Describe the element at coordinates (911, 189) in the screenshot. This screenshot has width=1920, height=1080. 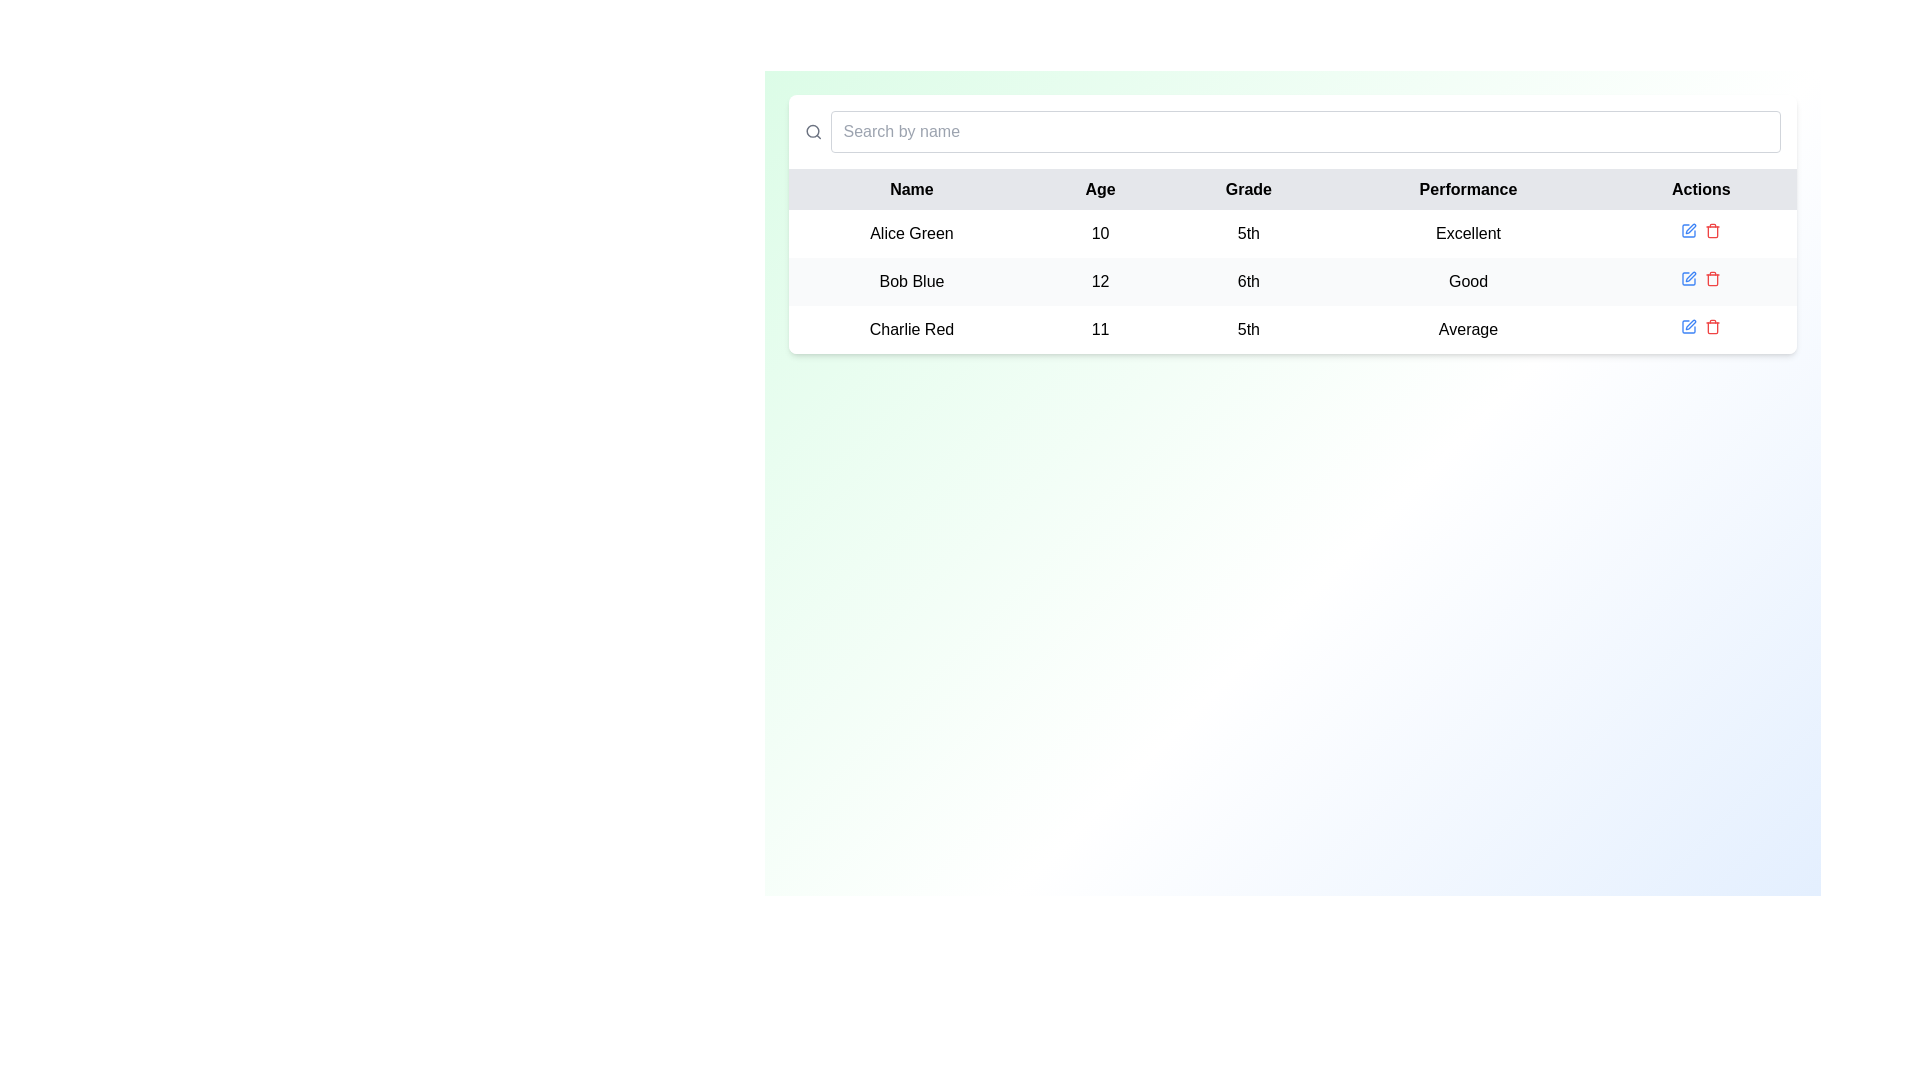
I see `the 'Name' column header label in the table, which is the first element among its siblings and located in the upper-left portion of the table layout` at that location.